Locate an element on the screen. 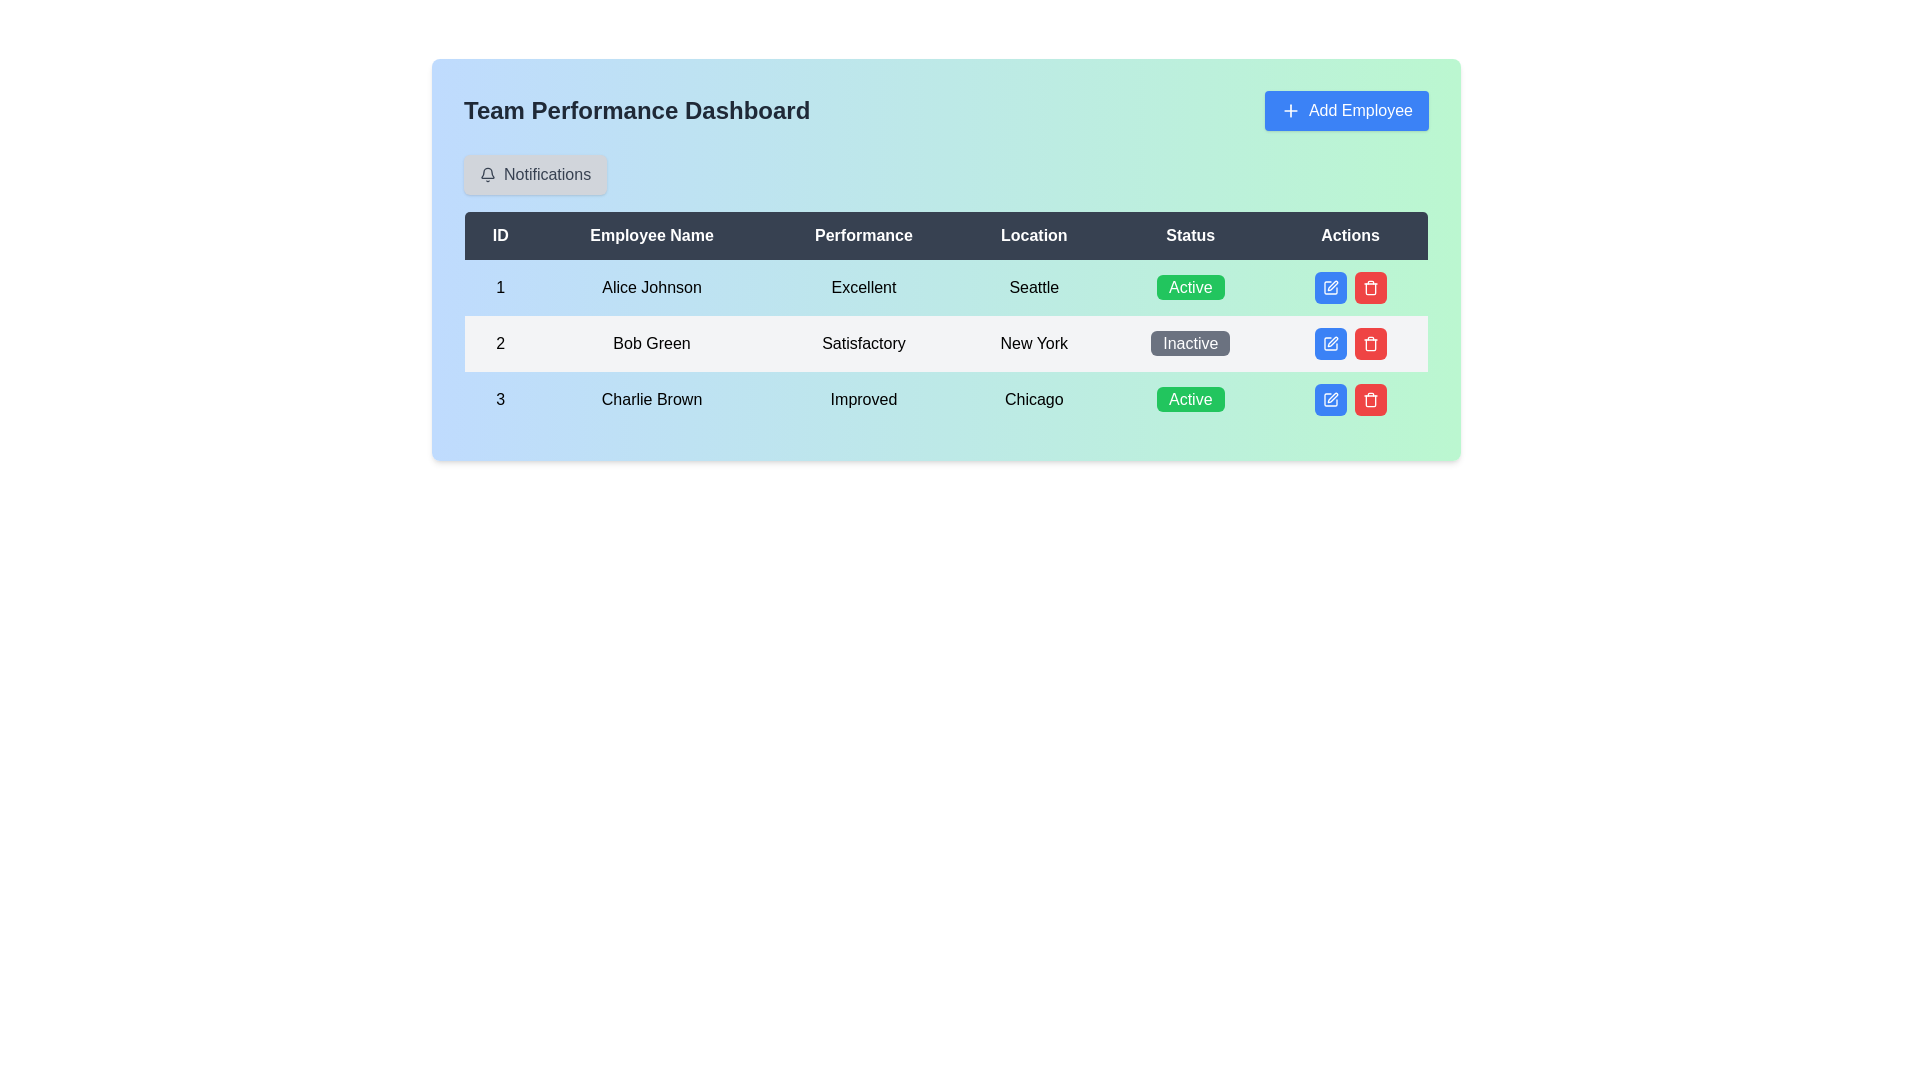 This screenshot has height=1080, width=1920. the blue pen-shaped icon in the 'Actions' column of the second row is located at coordinates (1332, 285).